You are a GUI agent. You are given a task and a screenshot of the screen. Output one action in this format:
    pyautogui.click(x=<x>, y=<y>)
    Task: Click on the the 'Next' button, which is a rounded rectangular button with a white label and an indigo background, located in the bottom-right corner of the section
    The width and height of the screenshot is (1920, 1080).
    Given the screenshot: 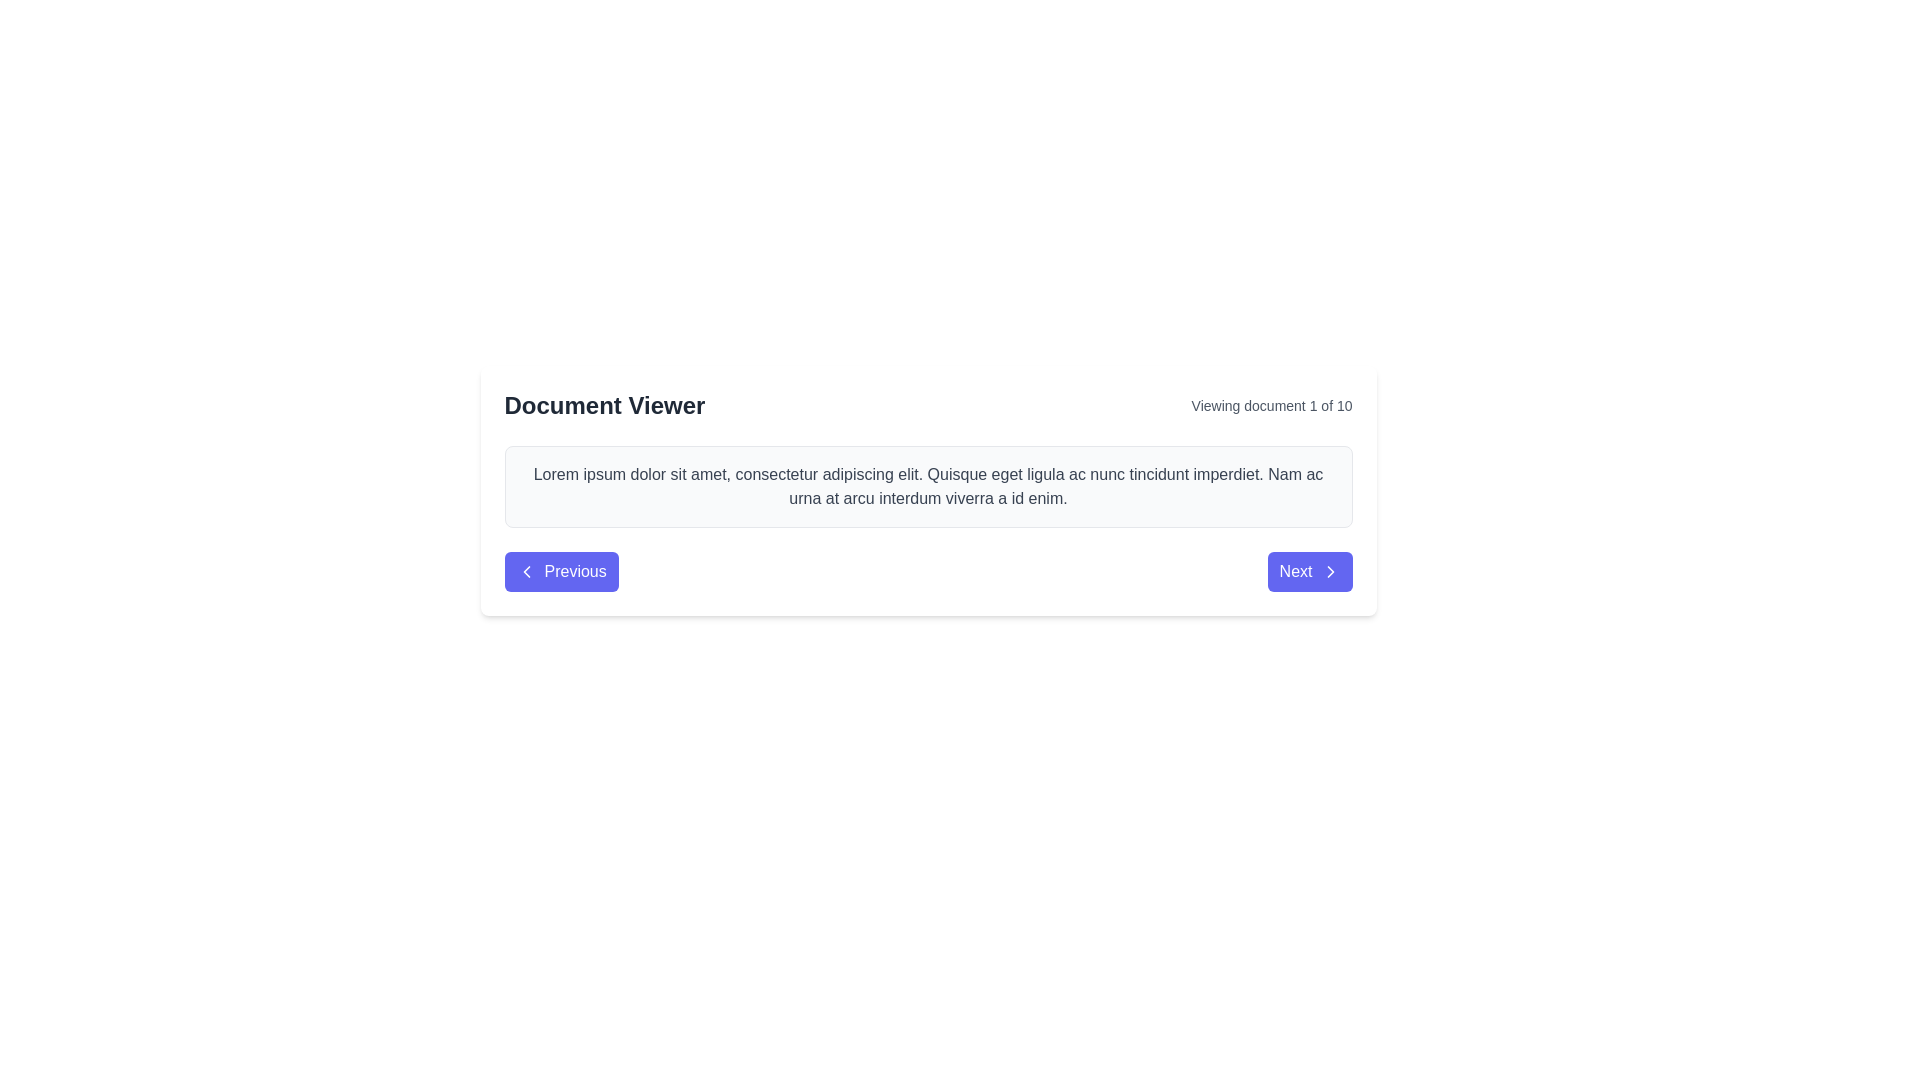 What is the action you would take?
    pyautogui.click(x=1310, y=571)
    